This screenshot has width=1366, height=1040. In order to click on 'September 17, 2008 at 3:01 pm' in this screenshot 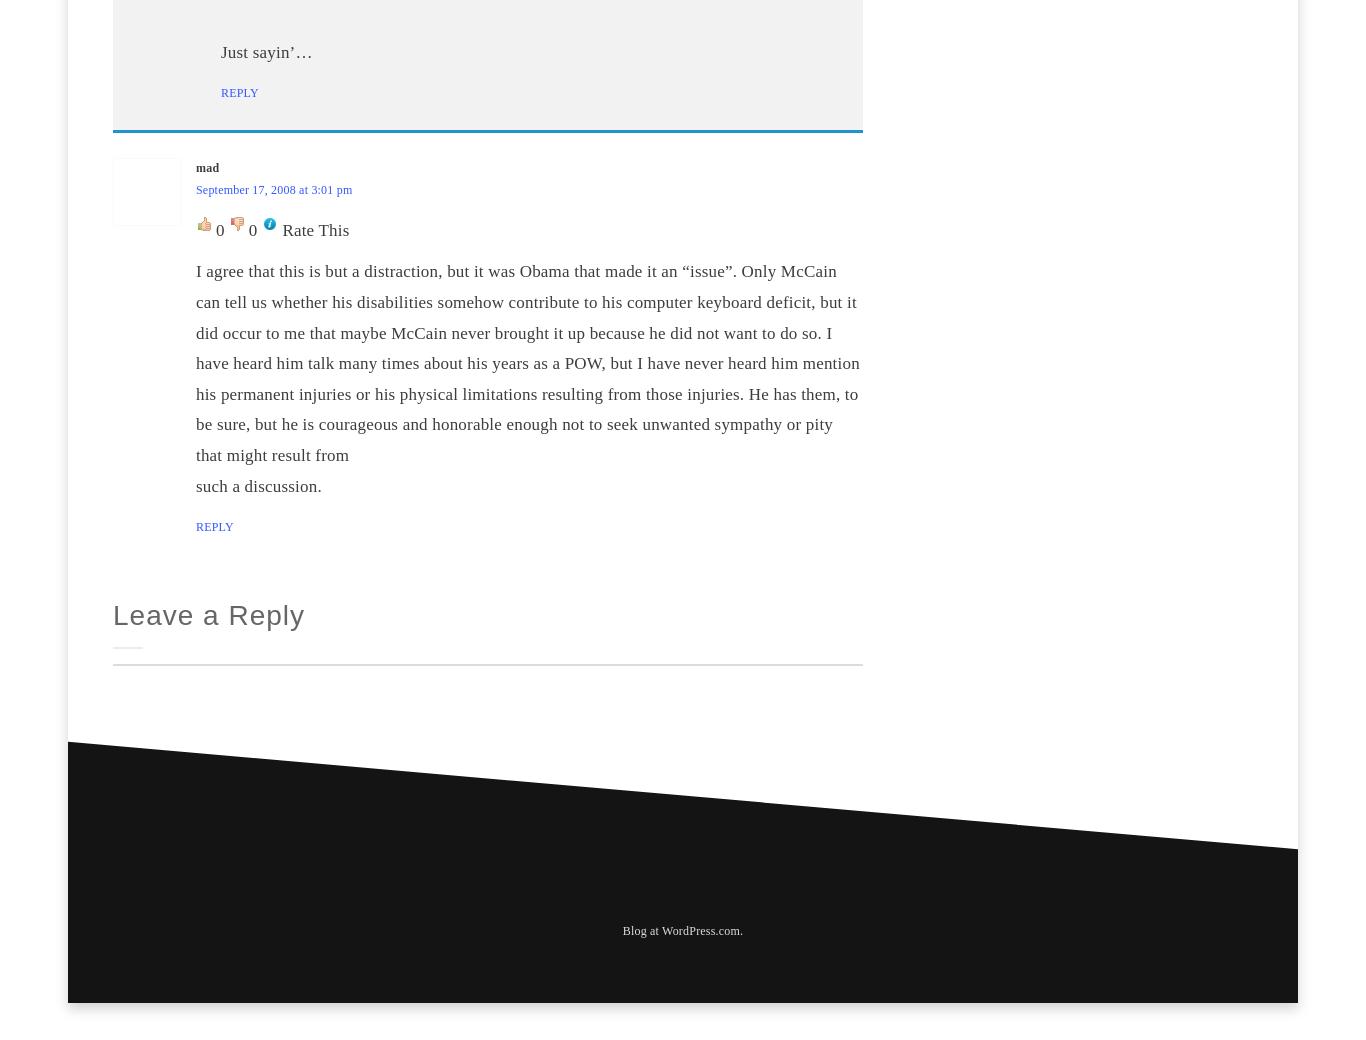, I will do `click(195, 188)`.